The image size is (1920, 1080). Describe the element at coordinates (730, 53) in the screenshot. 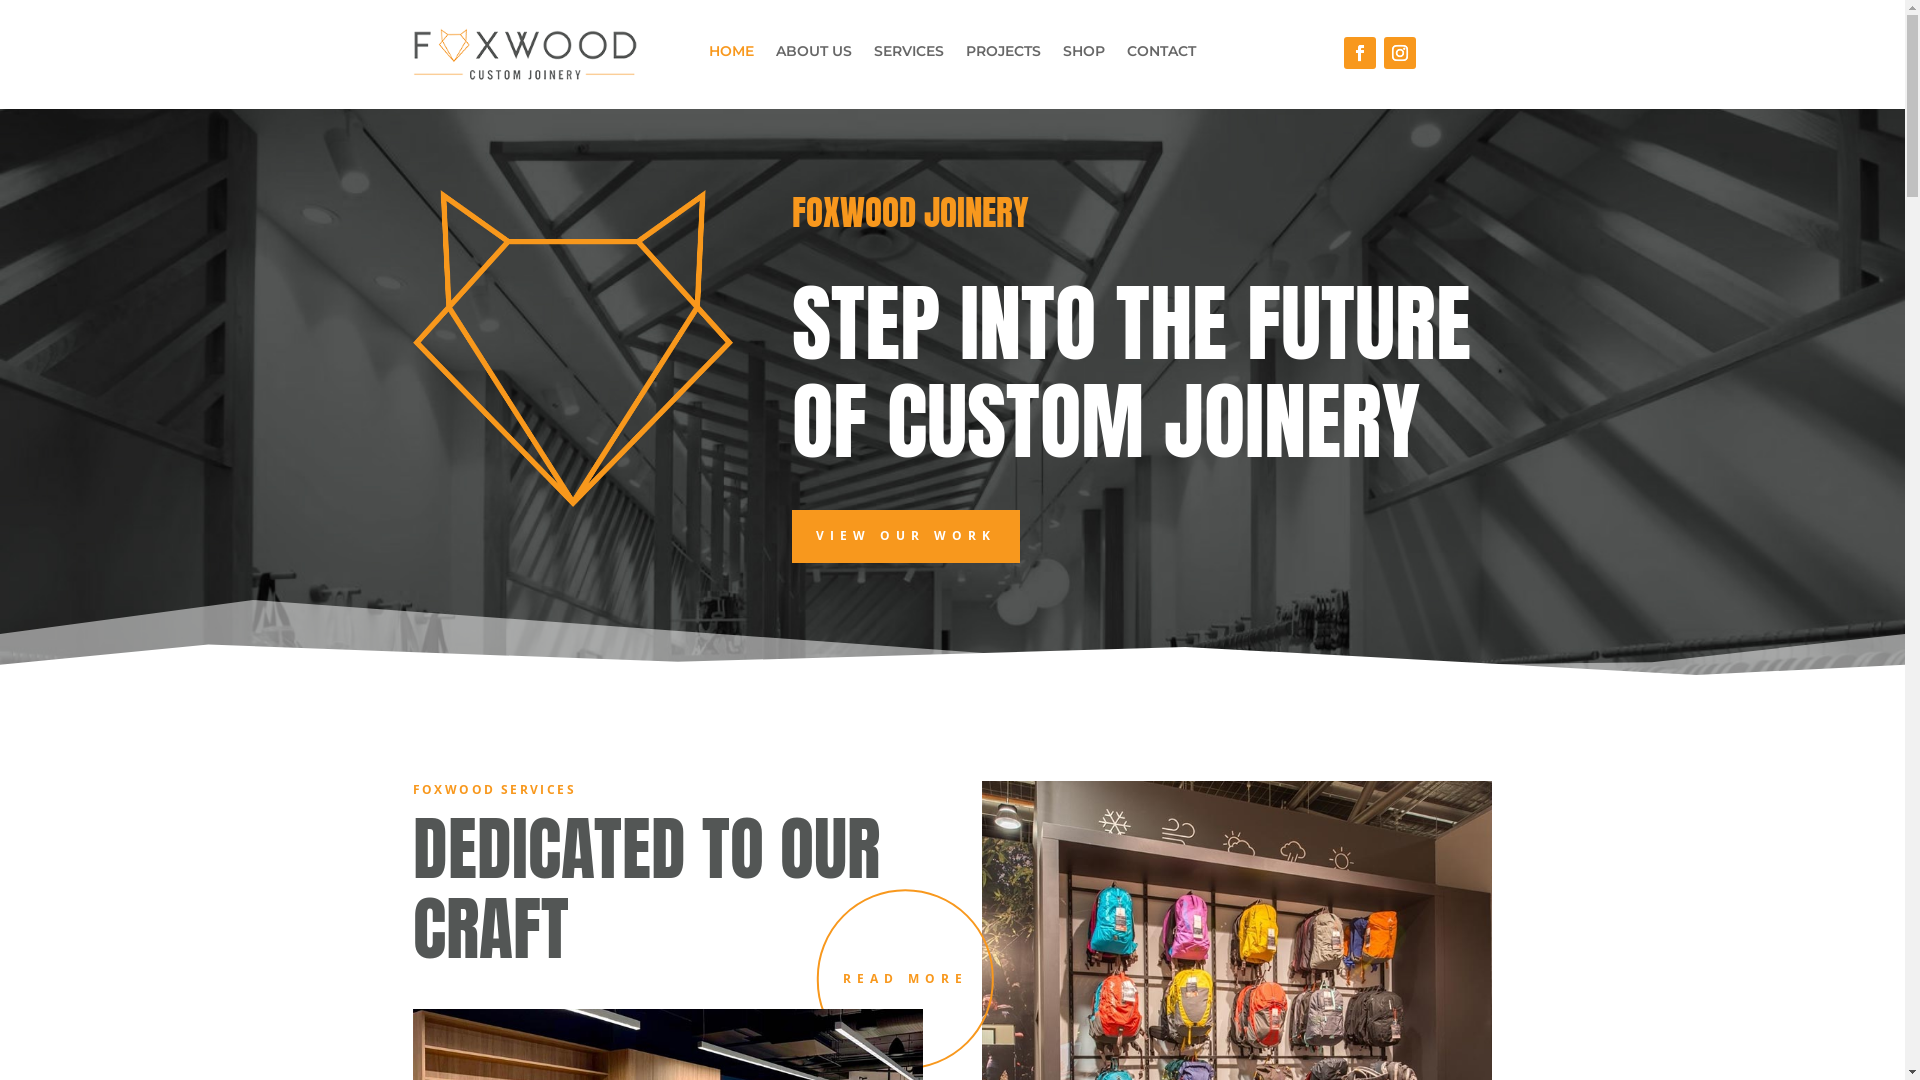

I see `'HOME'` at that location.